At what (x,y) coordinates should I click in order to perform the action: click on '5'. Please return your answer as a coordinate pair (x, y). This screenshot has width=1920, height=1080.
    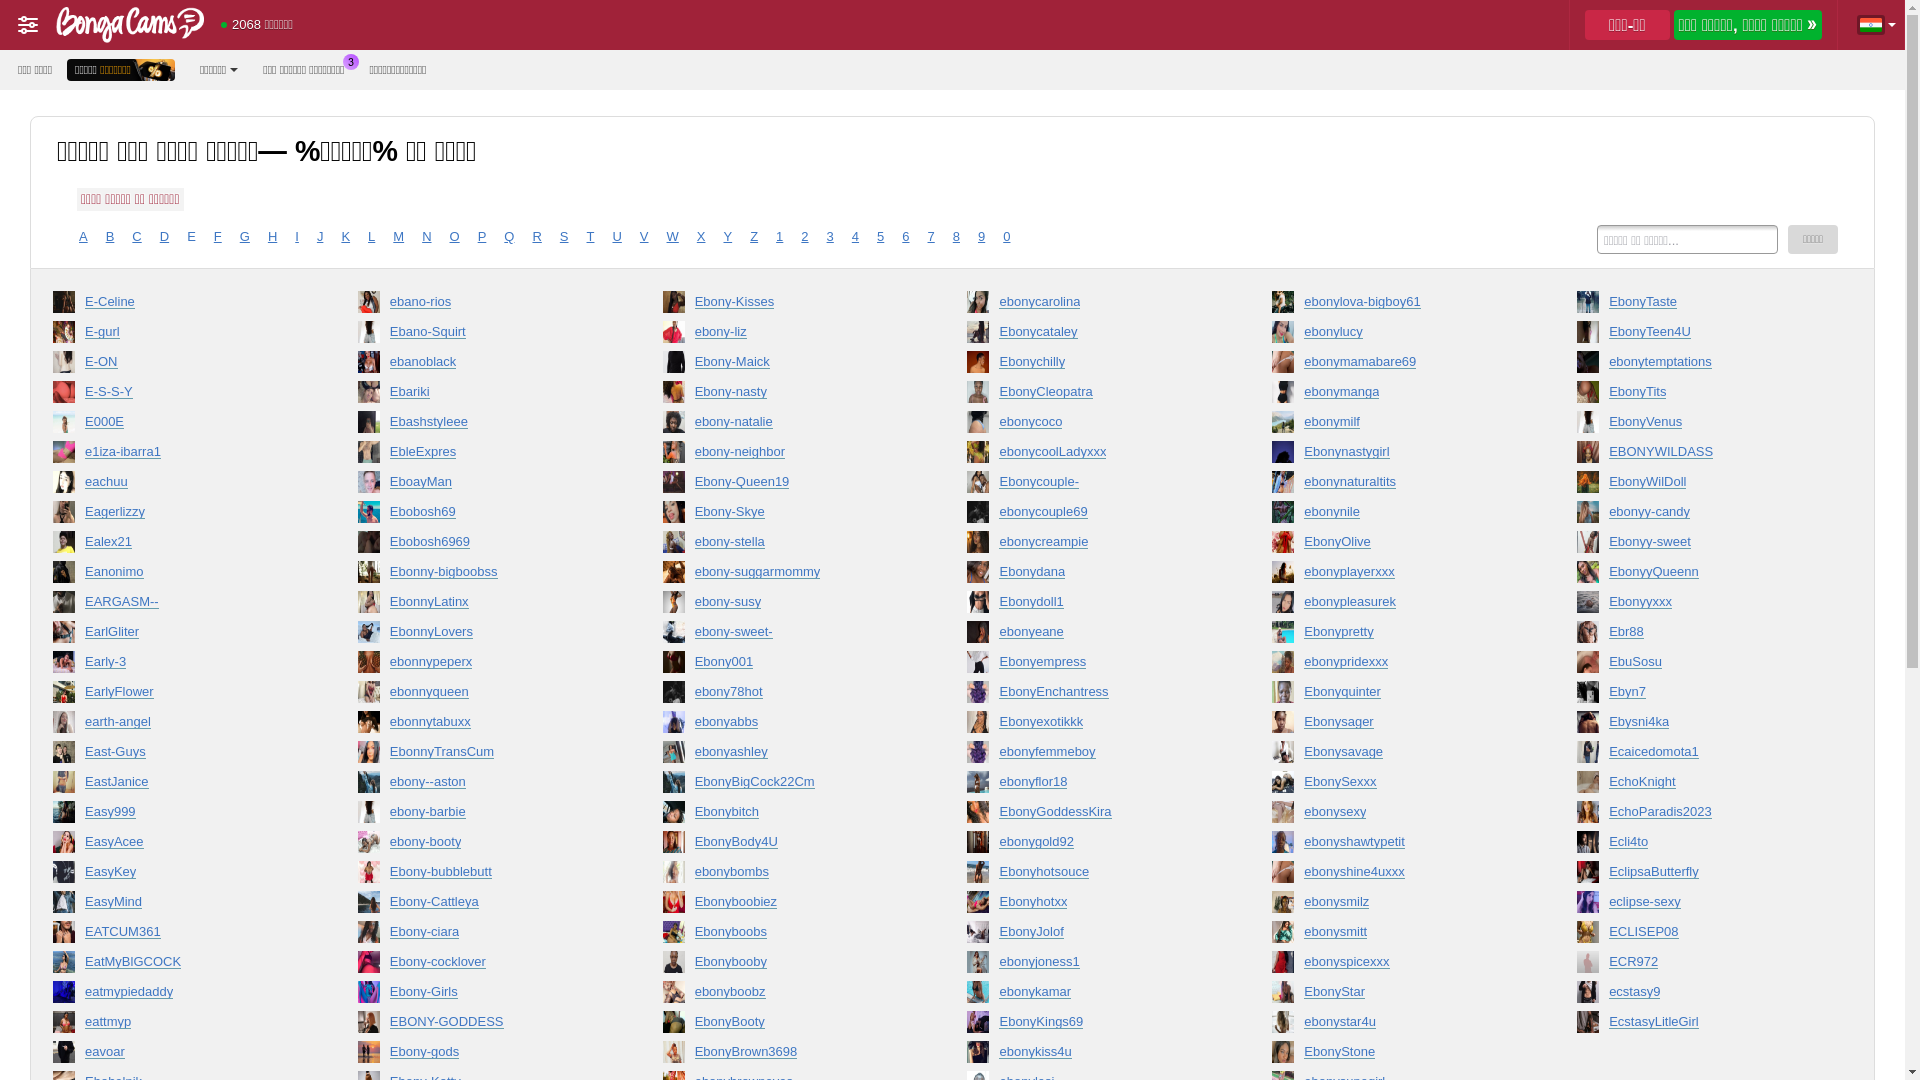
    Looking at the image, I should click on (877, 235).